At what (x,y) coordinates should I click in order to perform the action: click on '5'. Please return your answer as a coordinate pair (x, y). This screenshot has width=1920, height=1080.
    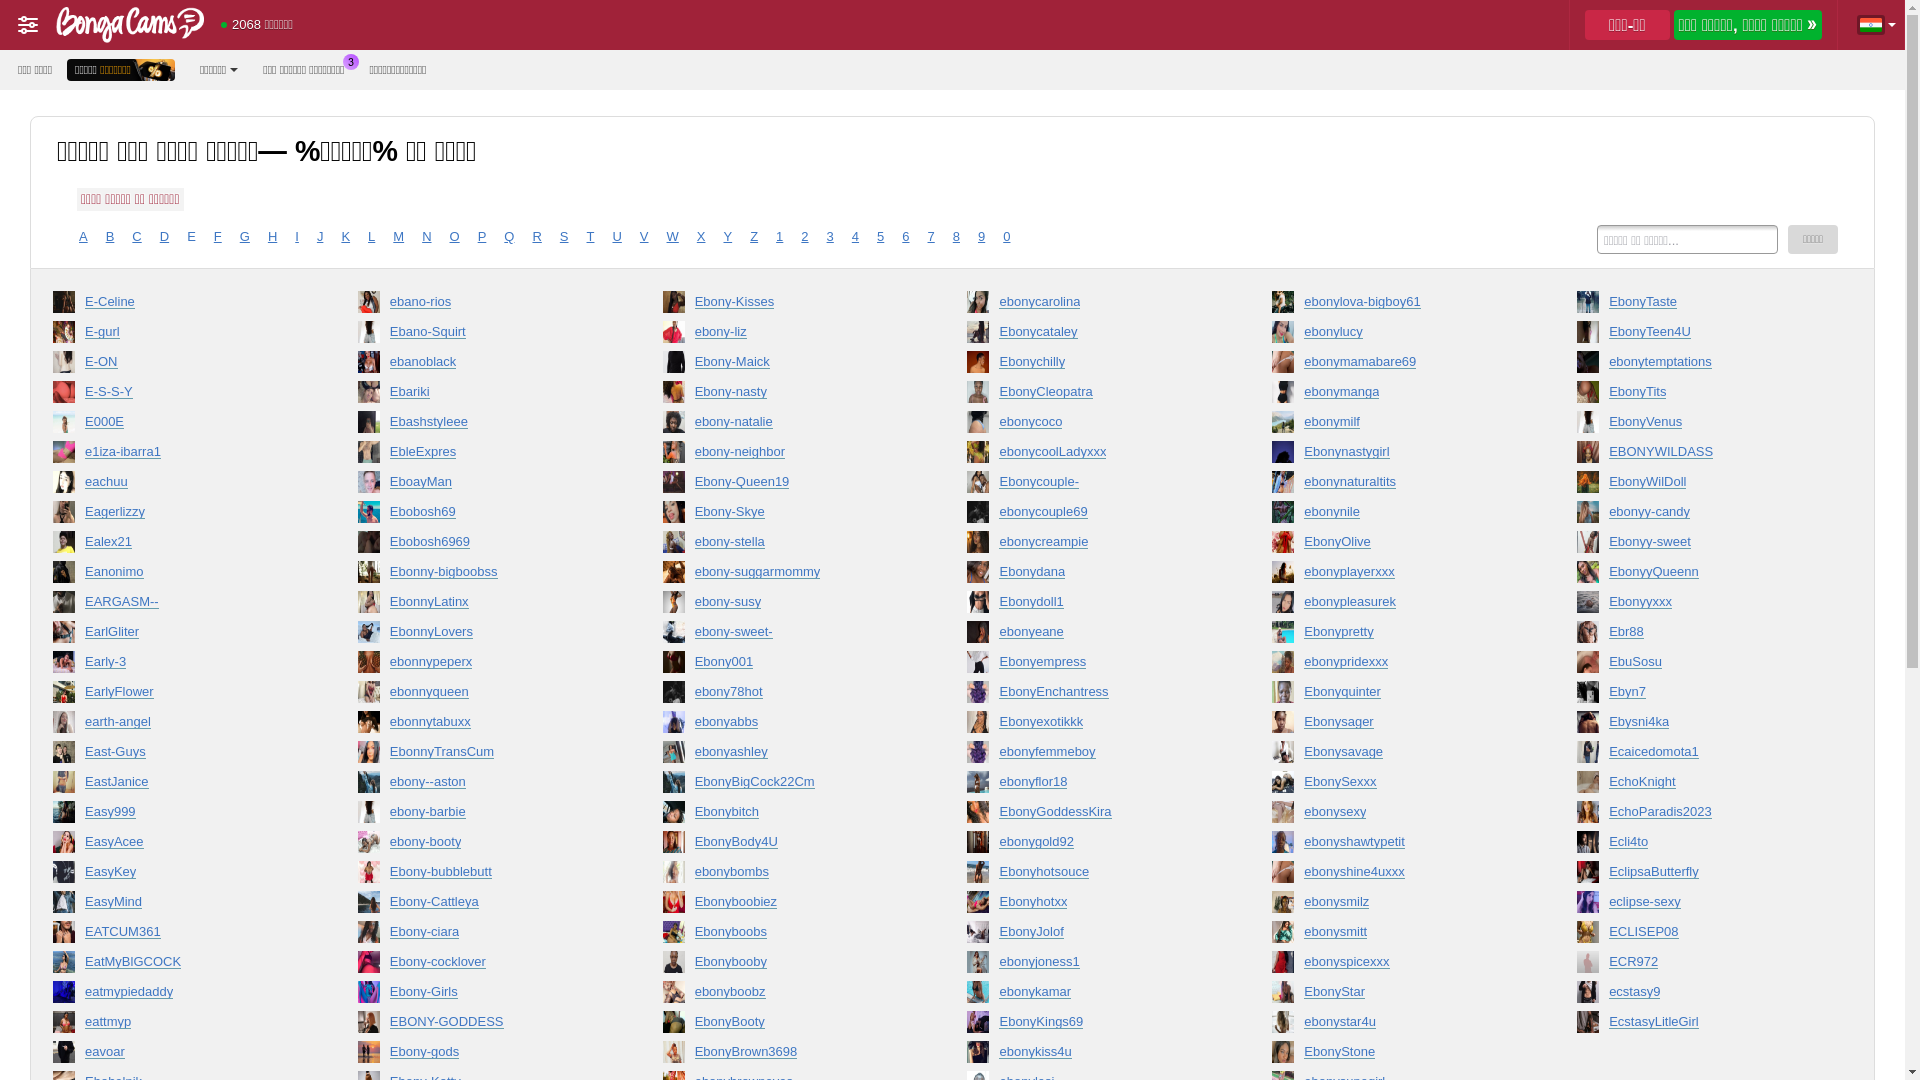
    Looking at the image, I should click on (877, 235).